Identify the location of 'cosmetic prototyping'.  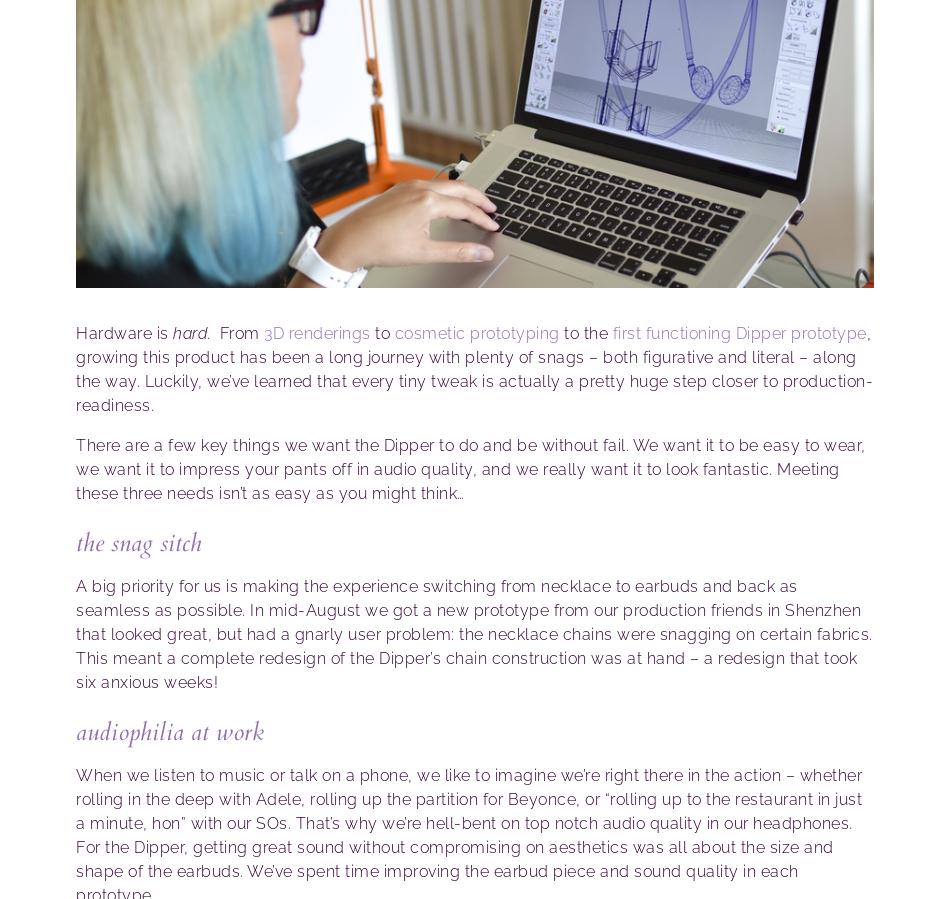
(392, 332).